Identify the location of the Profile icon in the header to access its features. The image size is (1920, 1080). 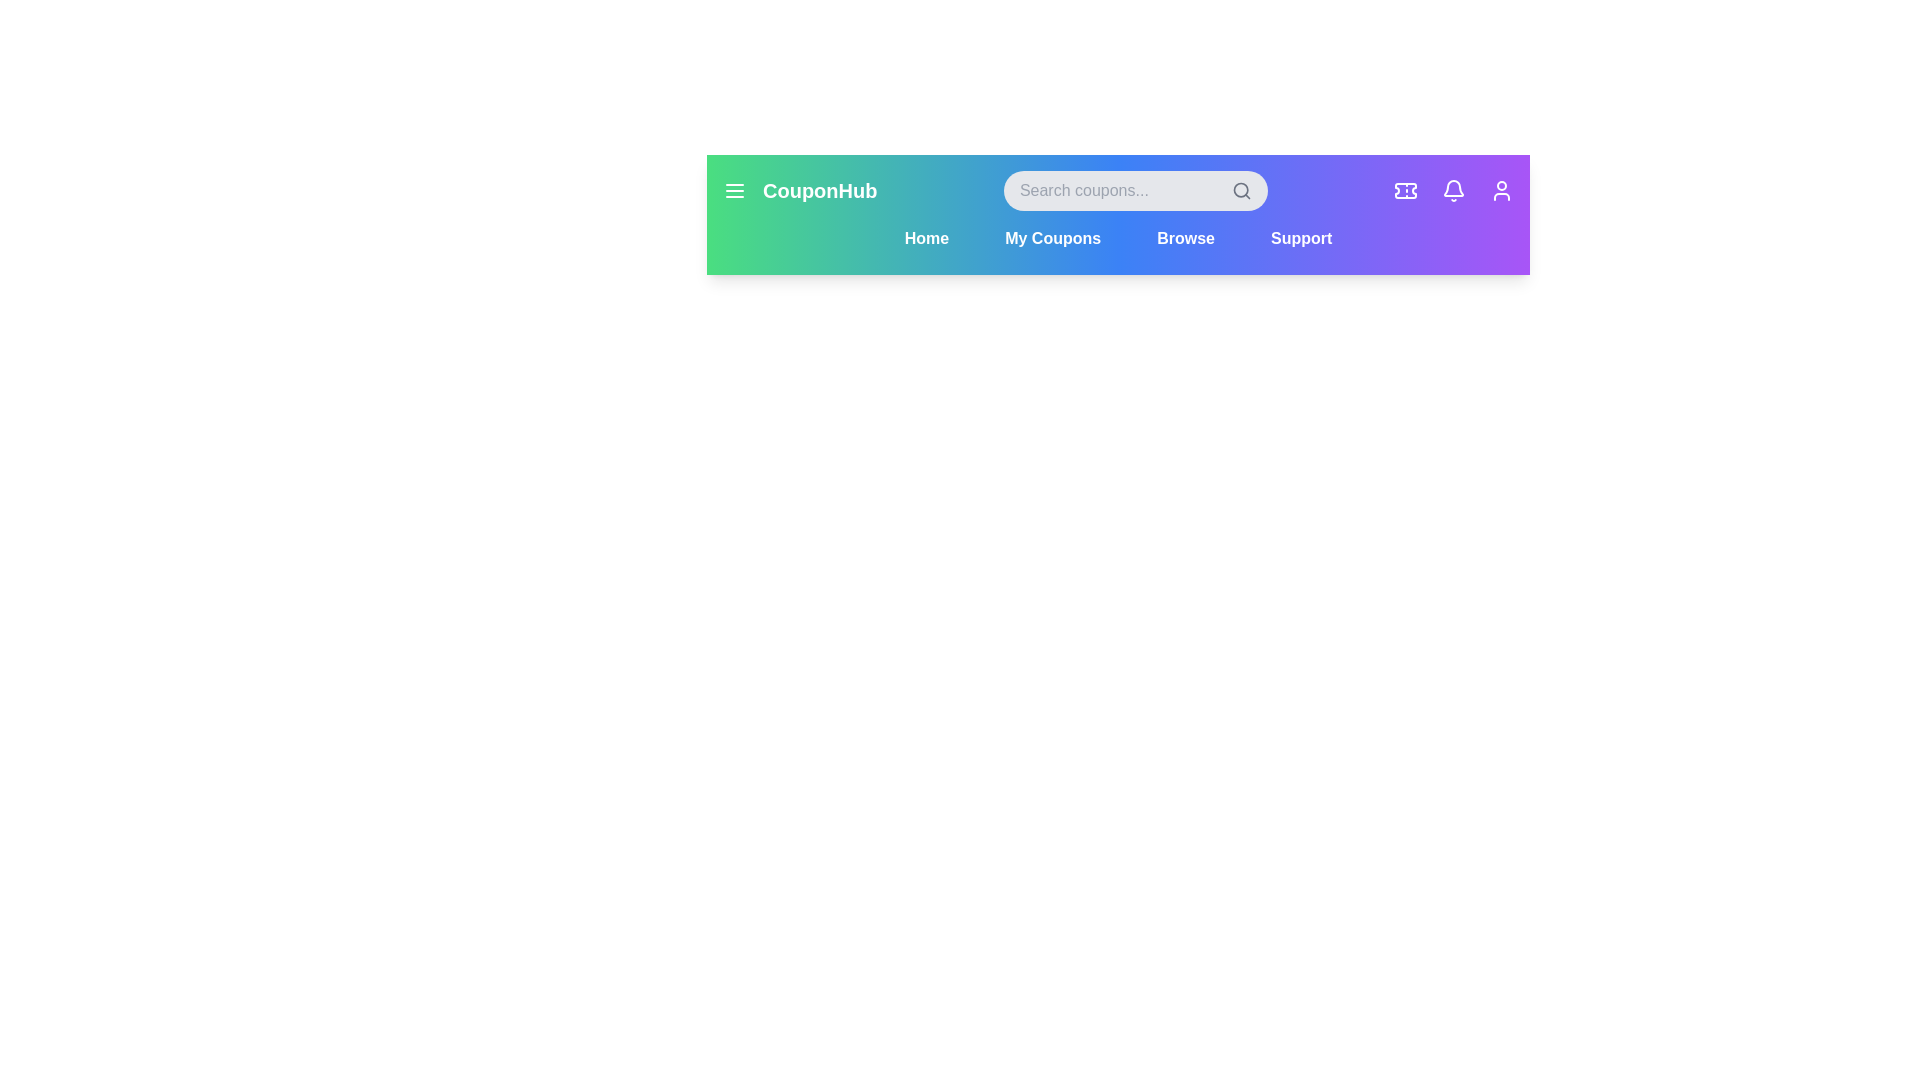
(1502, 191).